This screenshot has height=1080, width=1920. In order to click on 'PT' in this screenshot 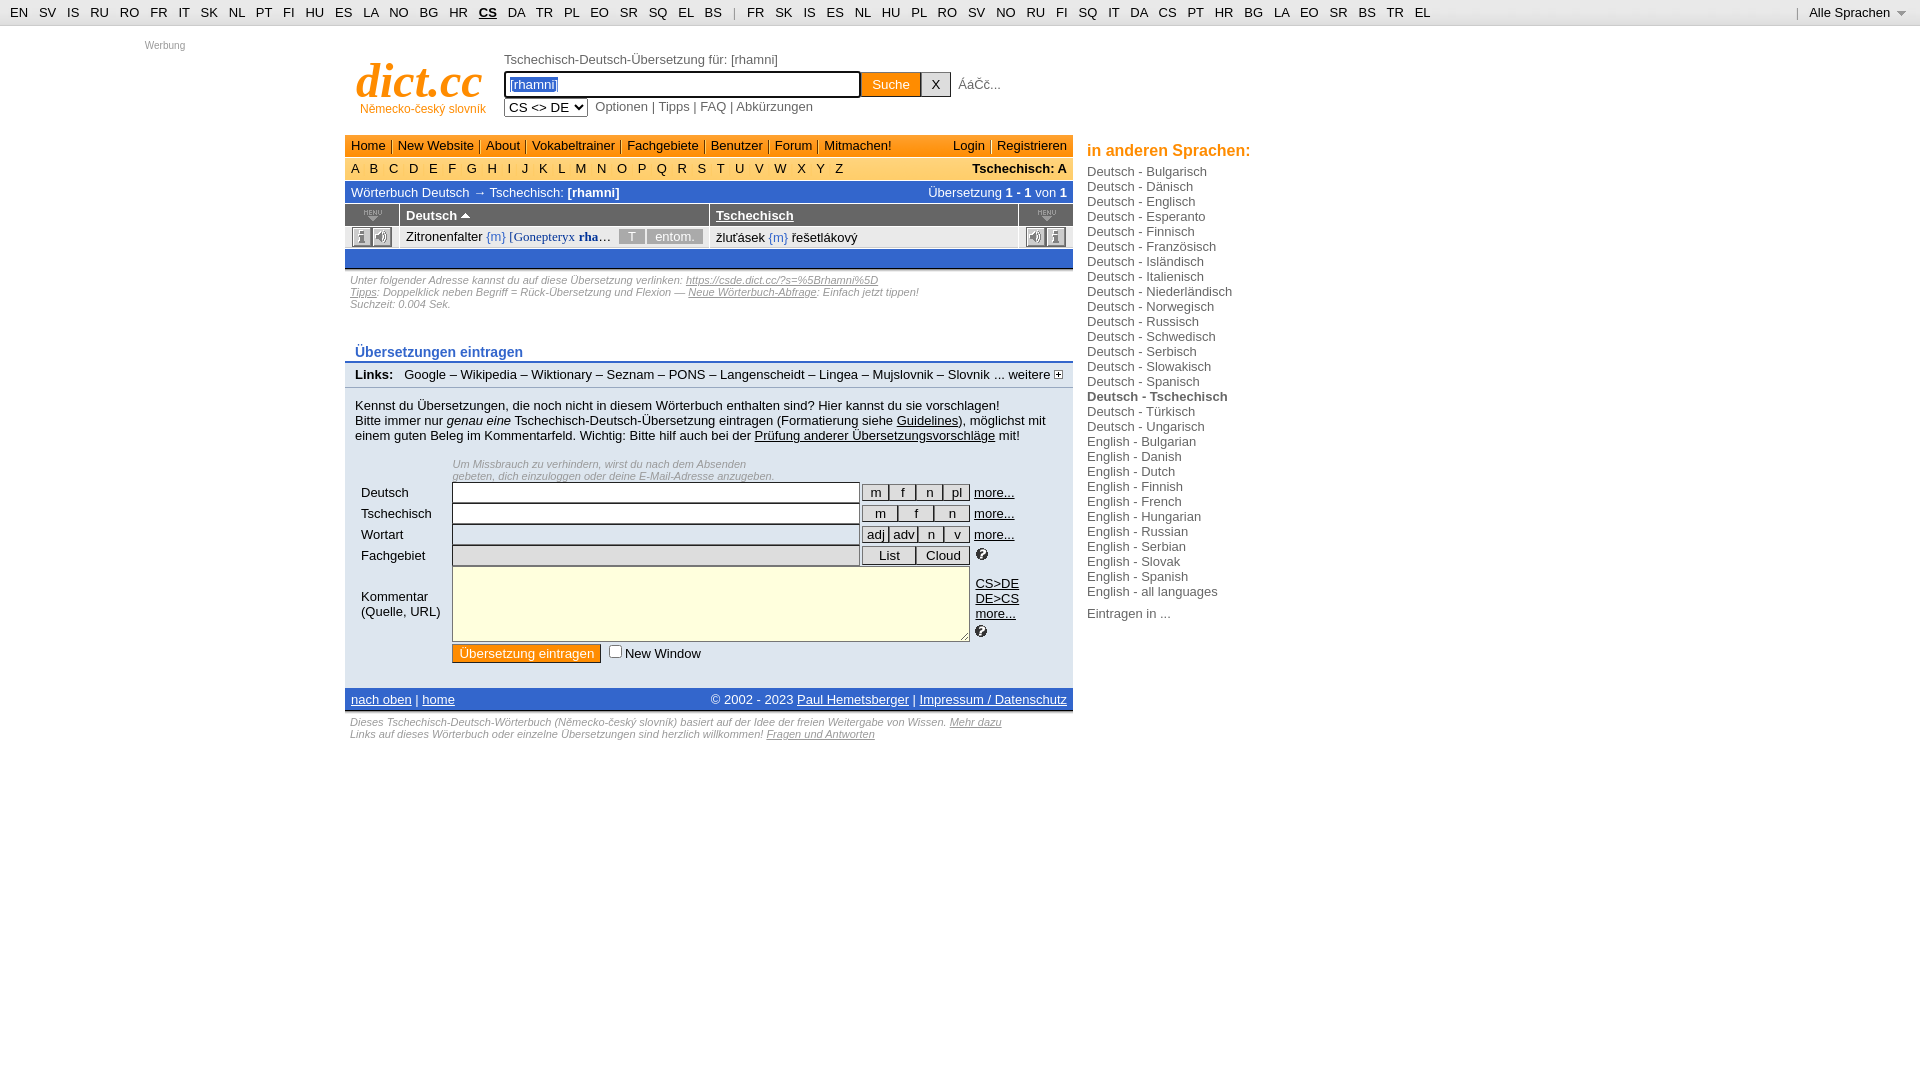, I will do `click(1186, 12)`.